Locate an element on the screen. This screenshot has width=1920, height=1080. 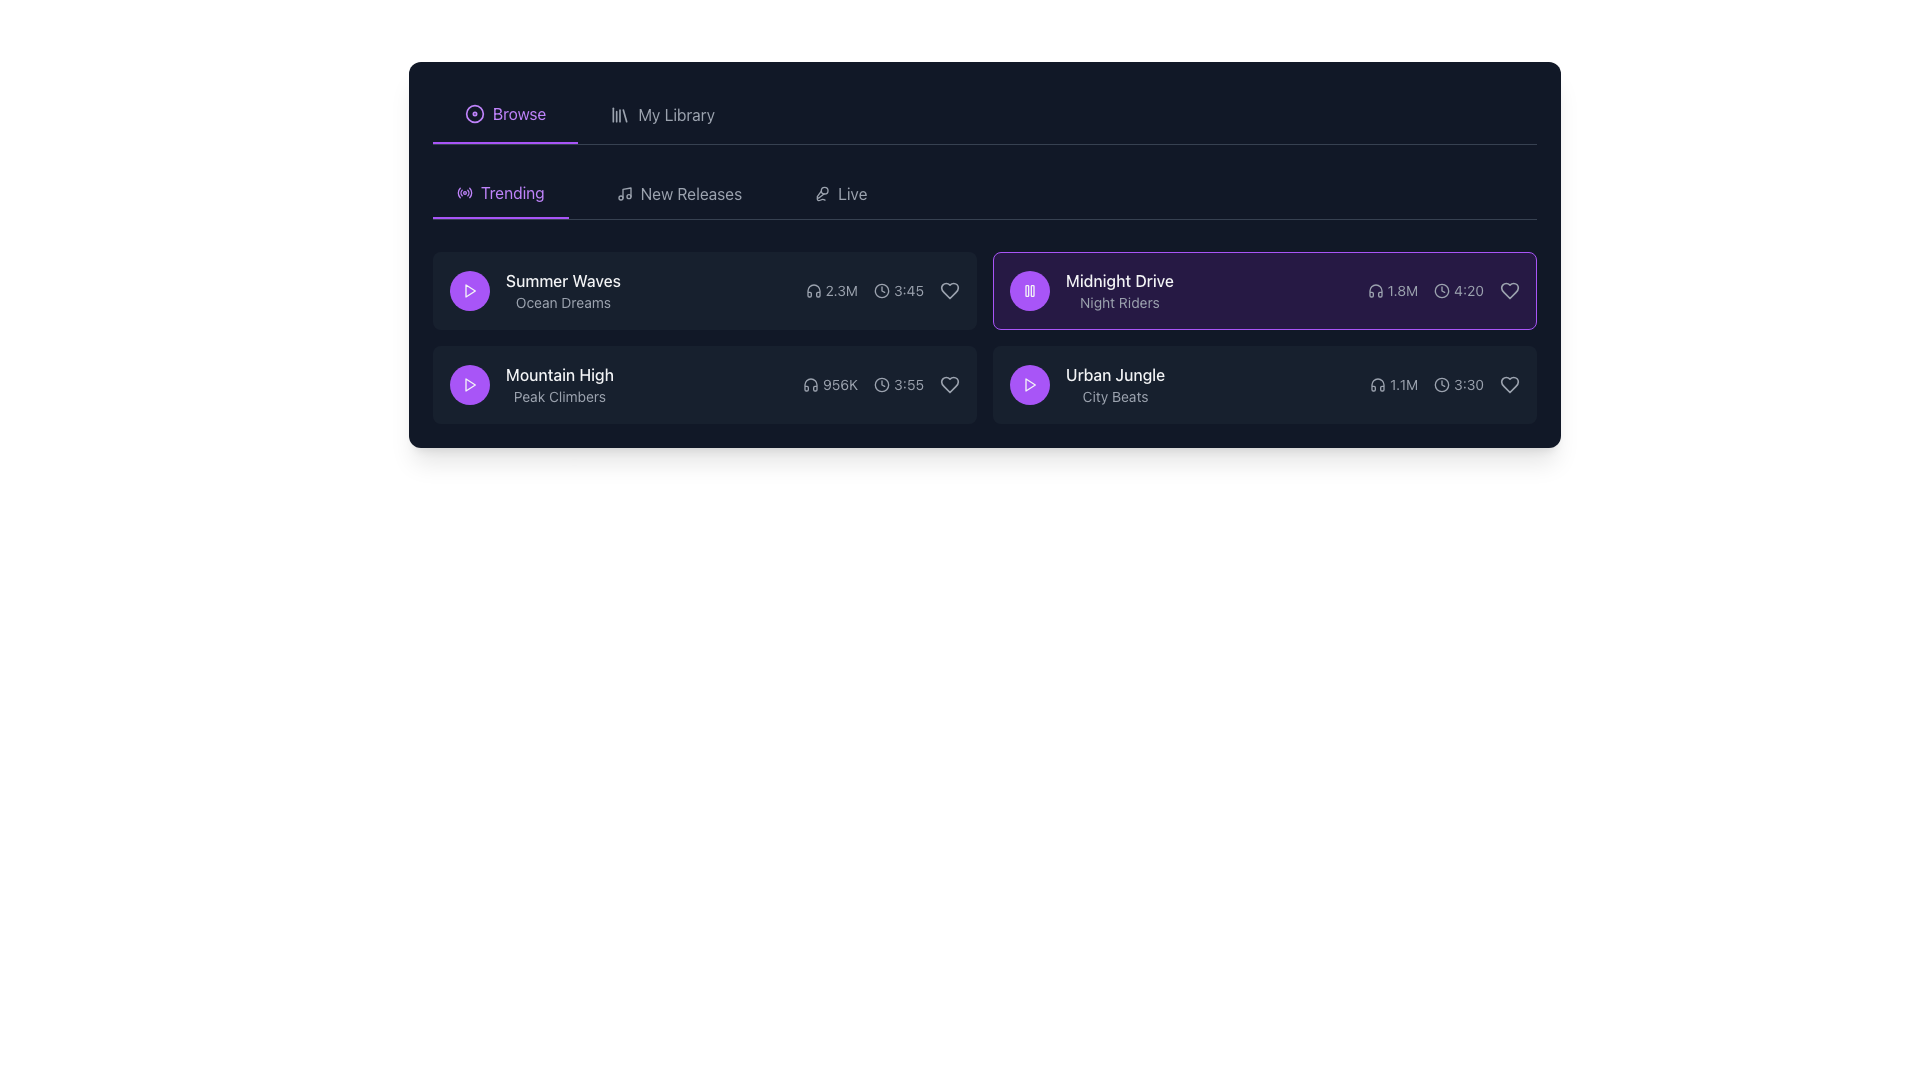
the heart icon at the end of the row displaying the 'Urban Jungle' track to mark it as liked or favorited is located at coordinates (1510, 385).